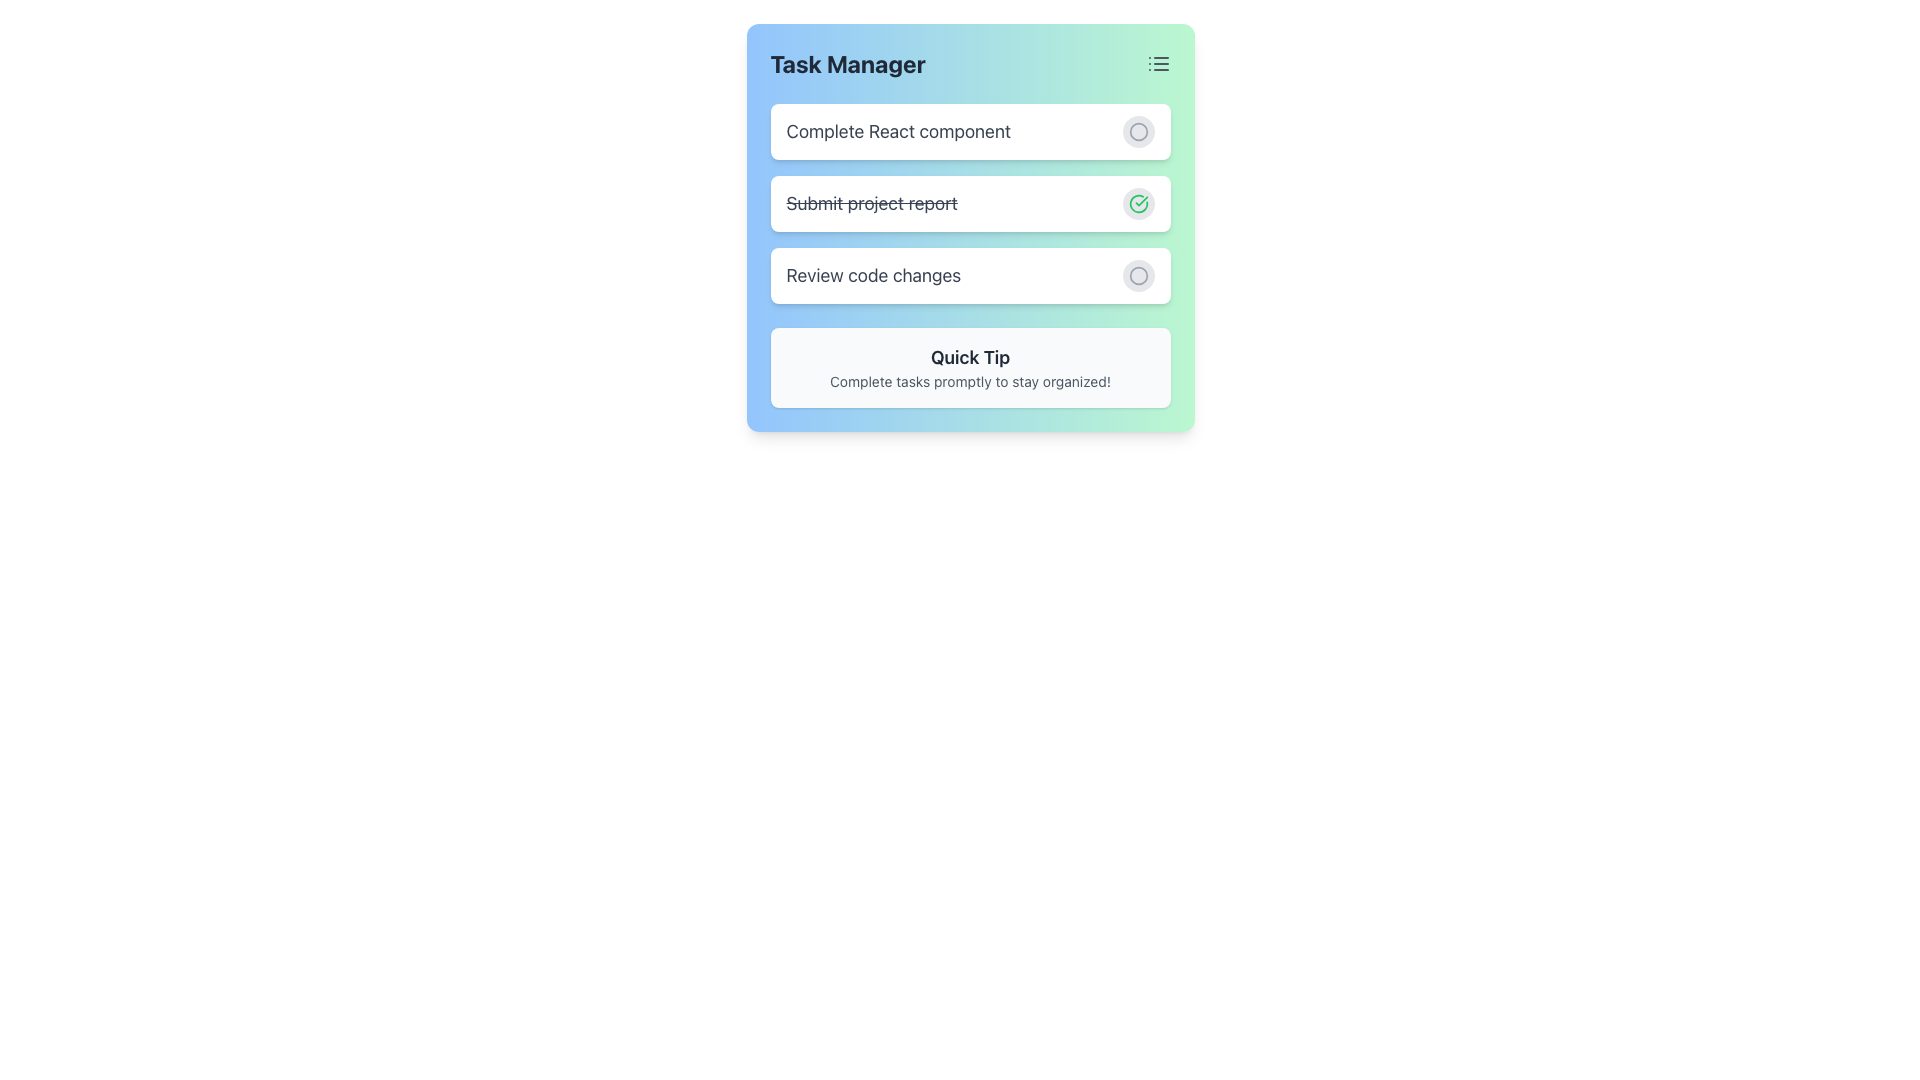 This screenshot has width=1920, height=1080. I want to click on the Task Item element labeled 'Complete React component', so click(970, 131).